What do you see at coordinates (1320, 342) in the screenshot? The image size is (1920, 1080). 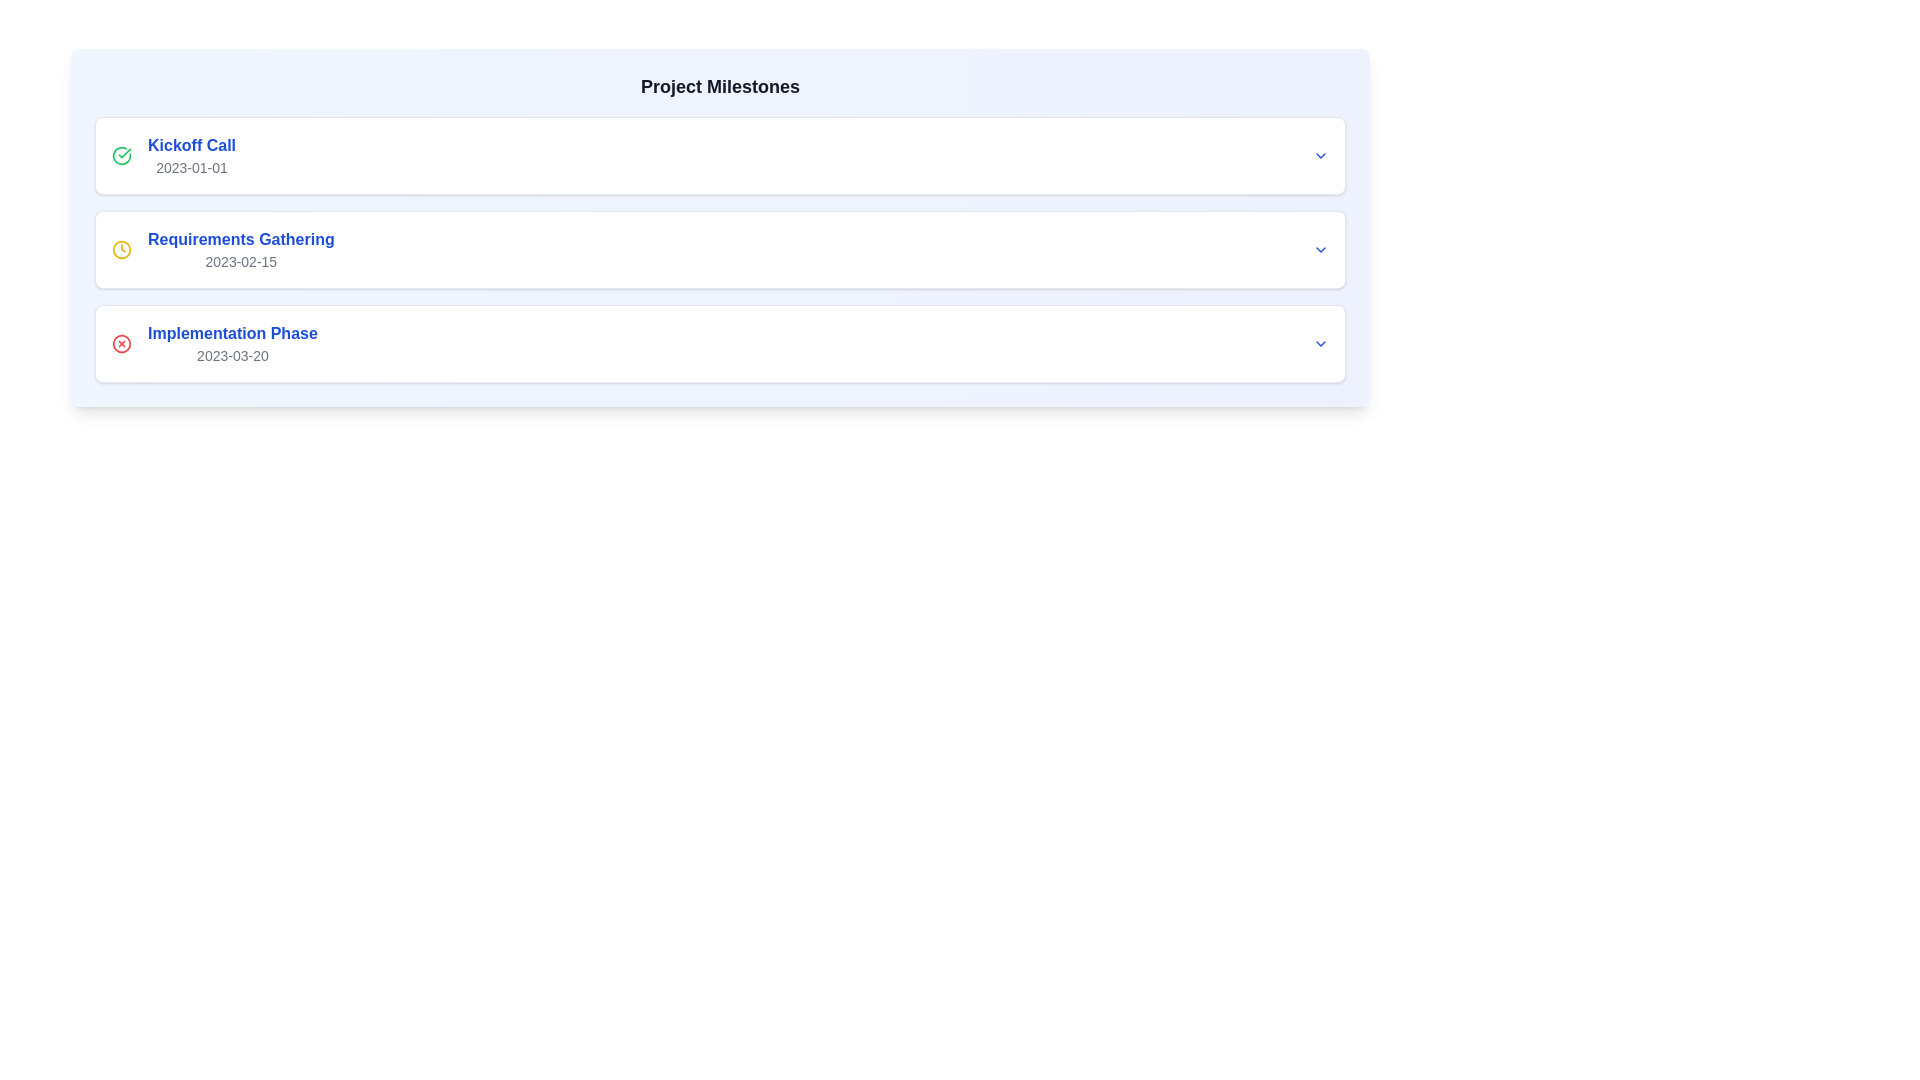 I see `the chevron icon at the rightmost end of the 'Implementation Phase 2023-03-20' row in the 'Project Milestones' section` at bounding box center [1320, 342].